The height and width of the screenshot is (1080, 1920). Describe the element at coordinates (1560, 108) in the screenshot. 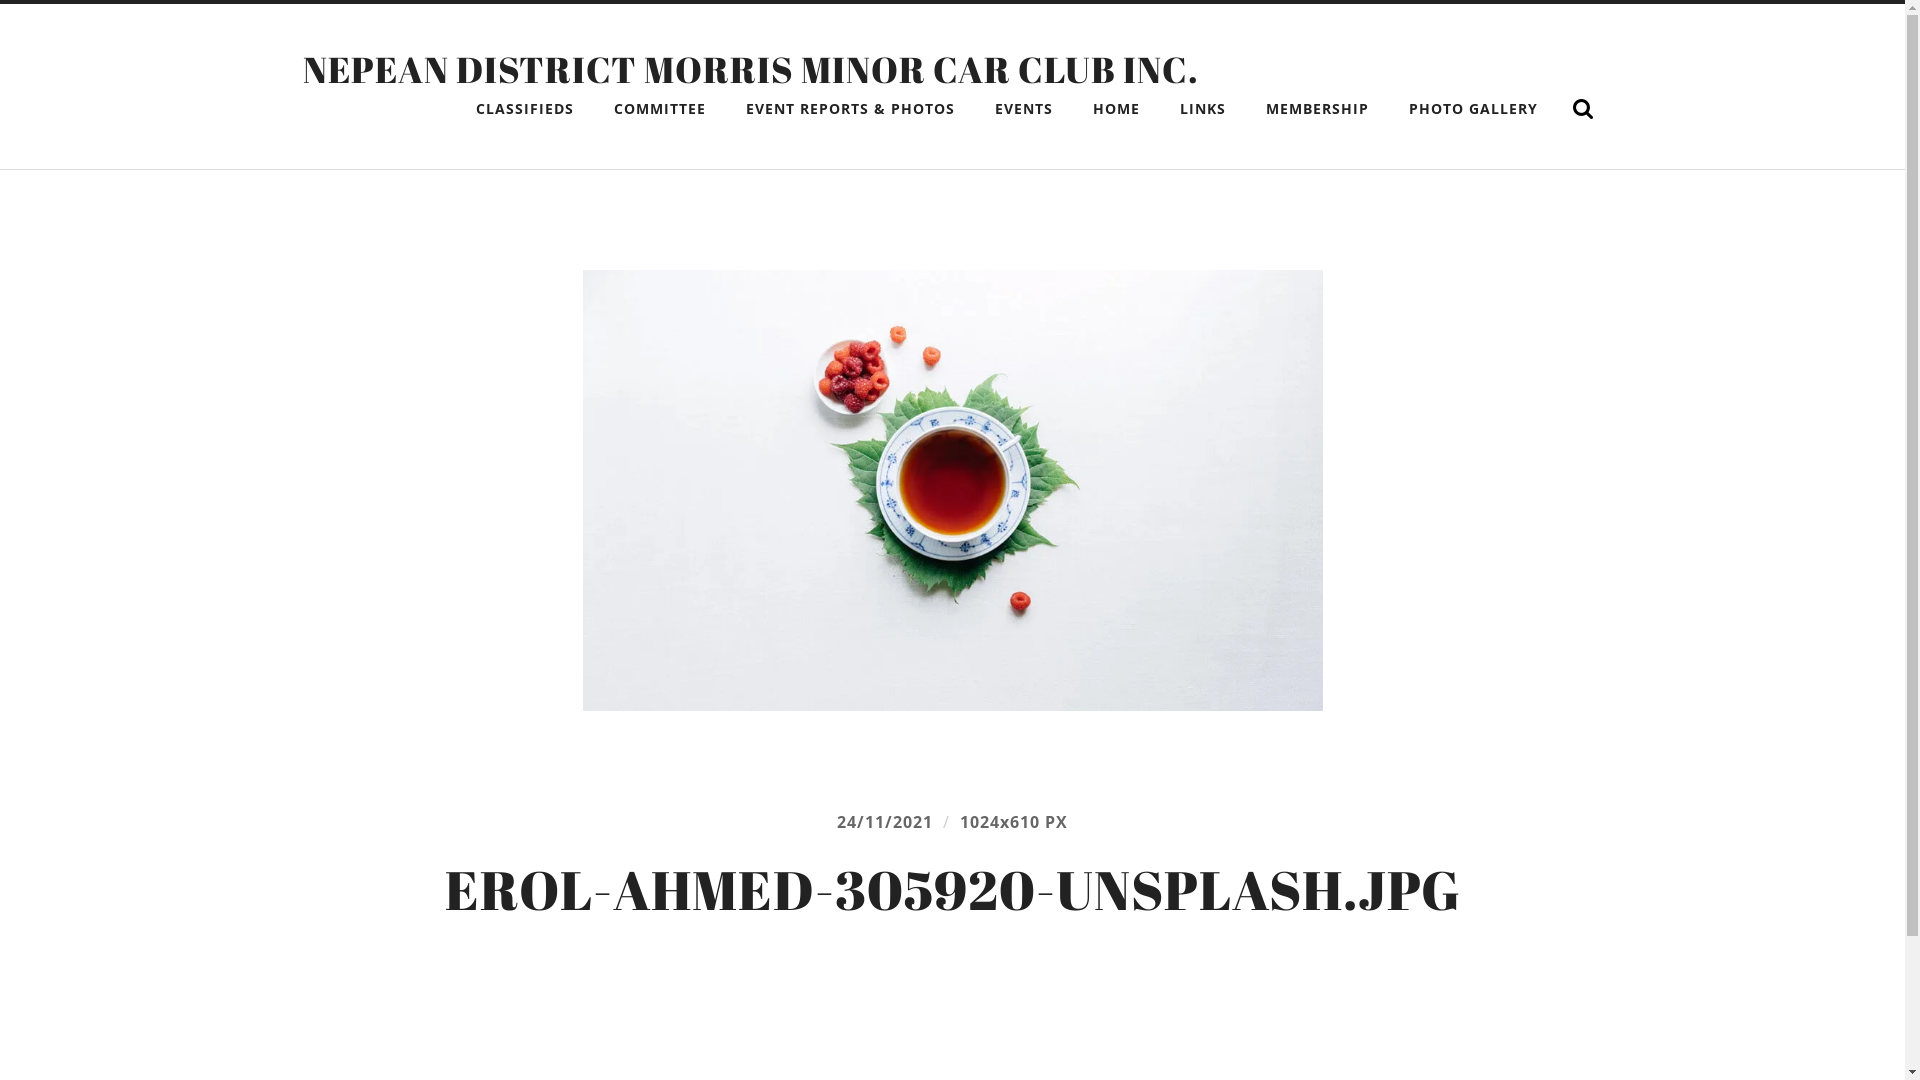

I see `'Show the search field'` at that location.